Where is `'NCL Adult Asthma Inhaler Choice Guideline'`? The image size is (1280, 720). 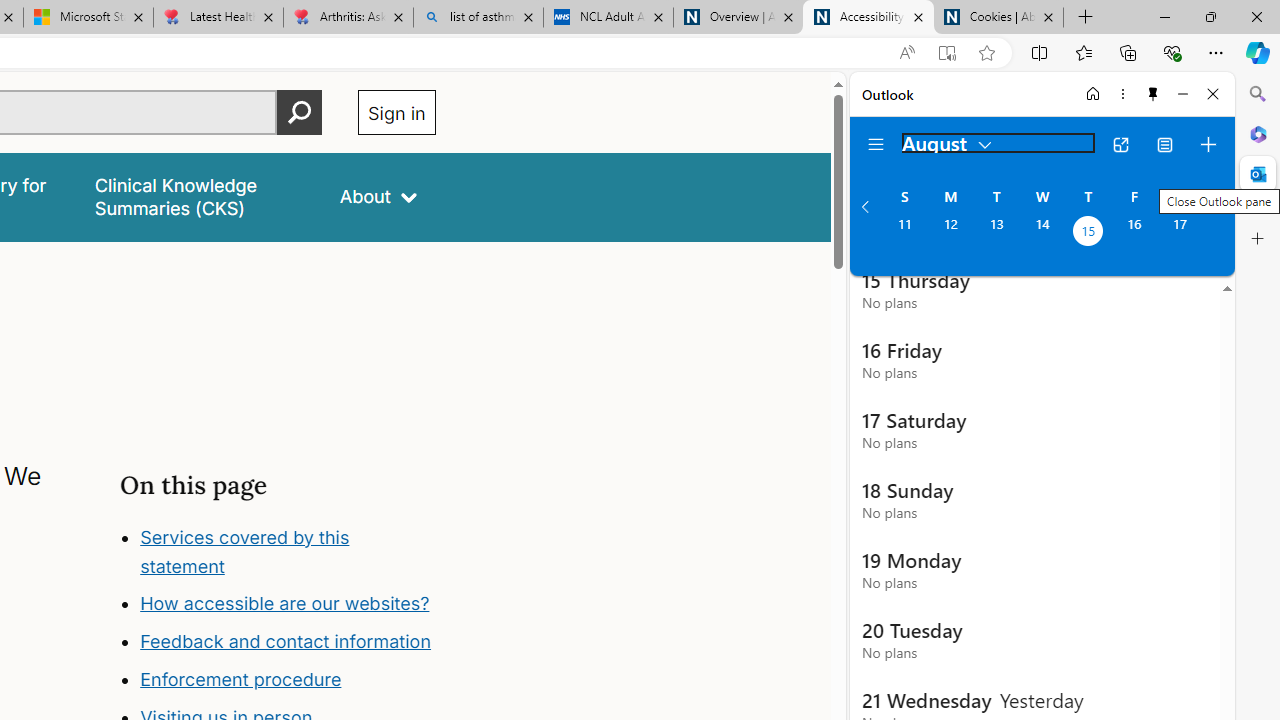
'NCL Adult Asthma Inhaler Choice Guideline' is located at coordinates (607, 17).